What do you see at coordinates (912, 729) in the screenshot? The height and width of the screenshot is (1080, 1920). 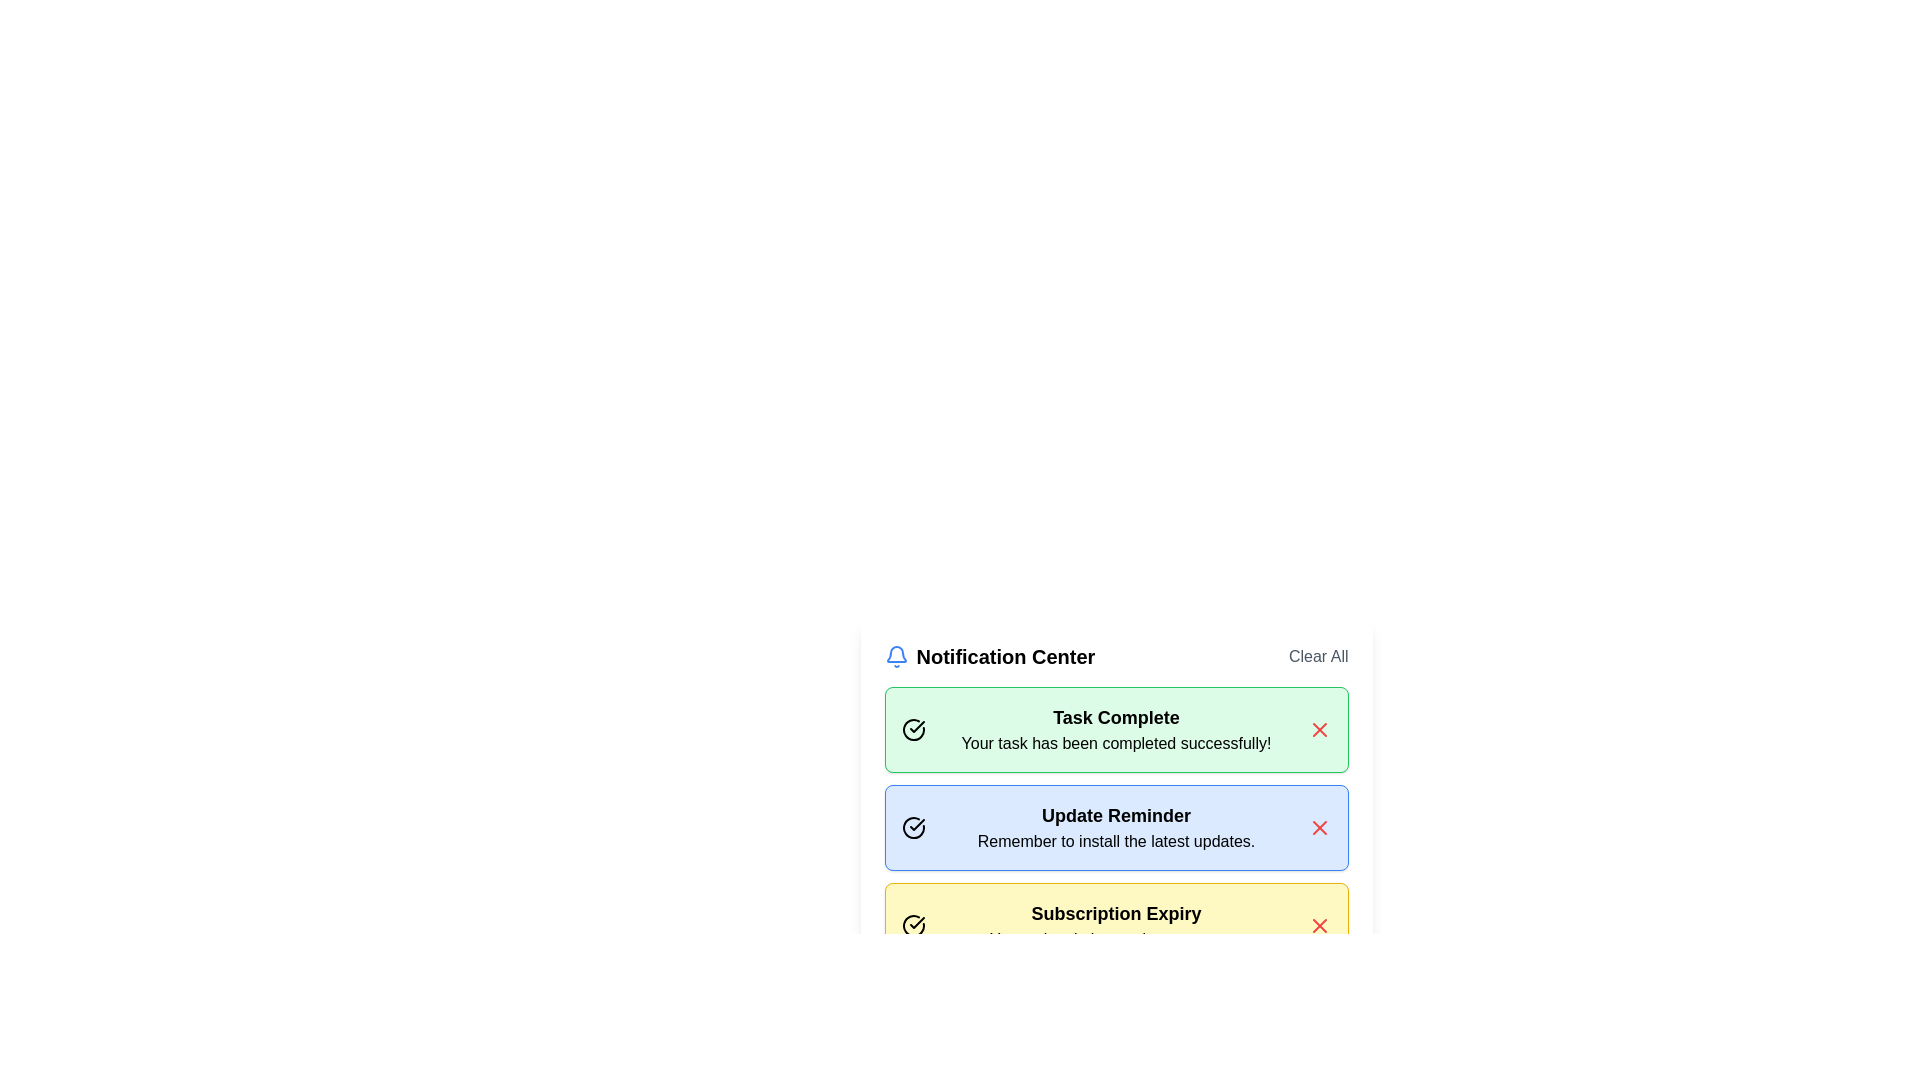 I see `the circular green icon with a checkmark inside, located at the top-left corner of the 'Task Complete' notification card` at bounding box center [912, 729].